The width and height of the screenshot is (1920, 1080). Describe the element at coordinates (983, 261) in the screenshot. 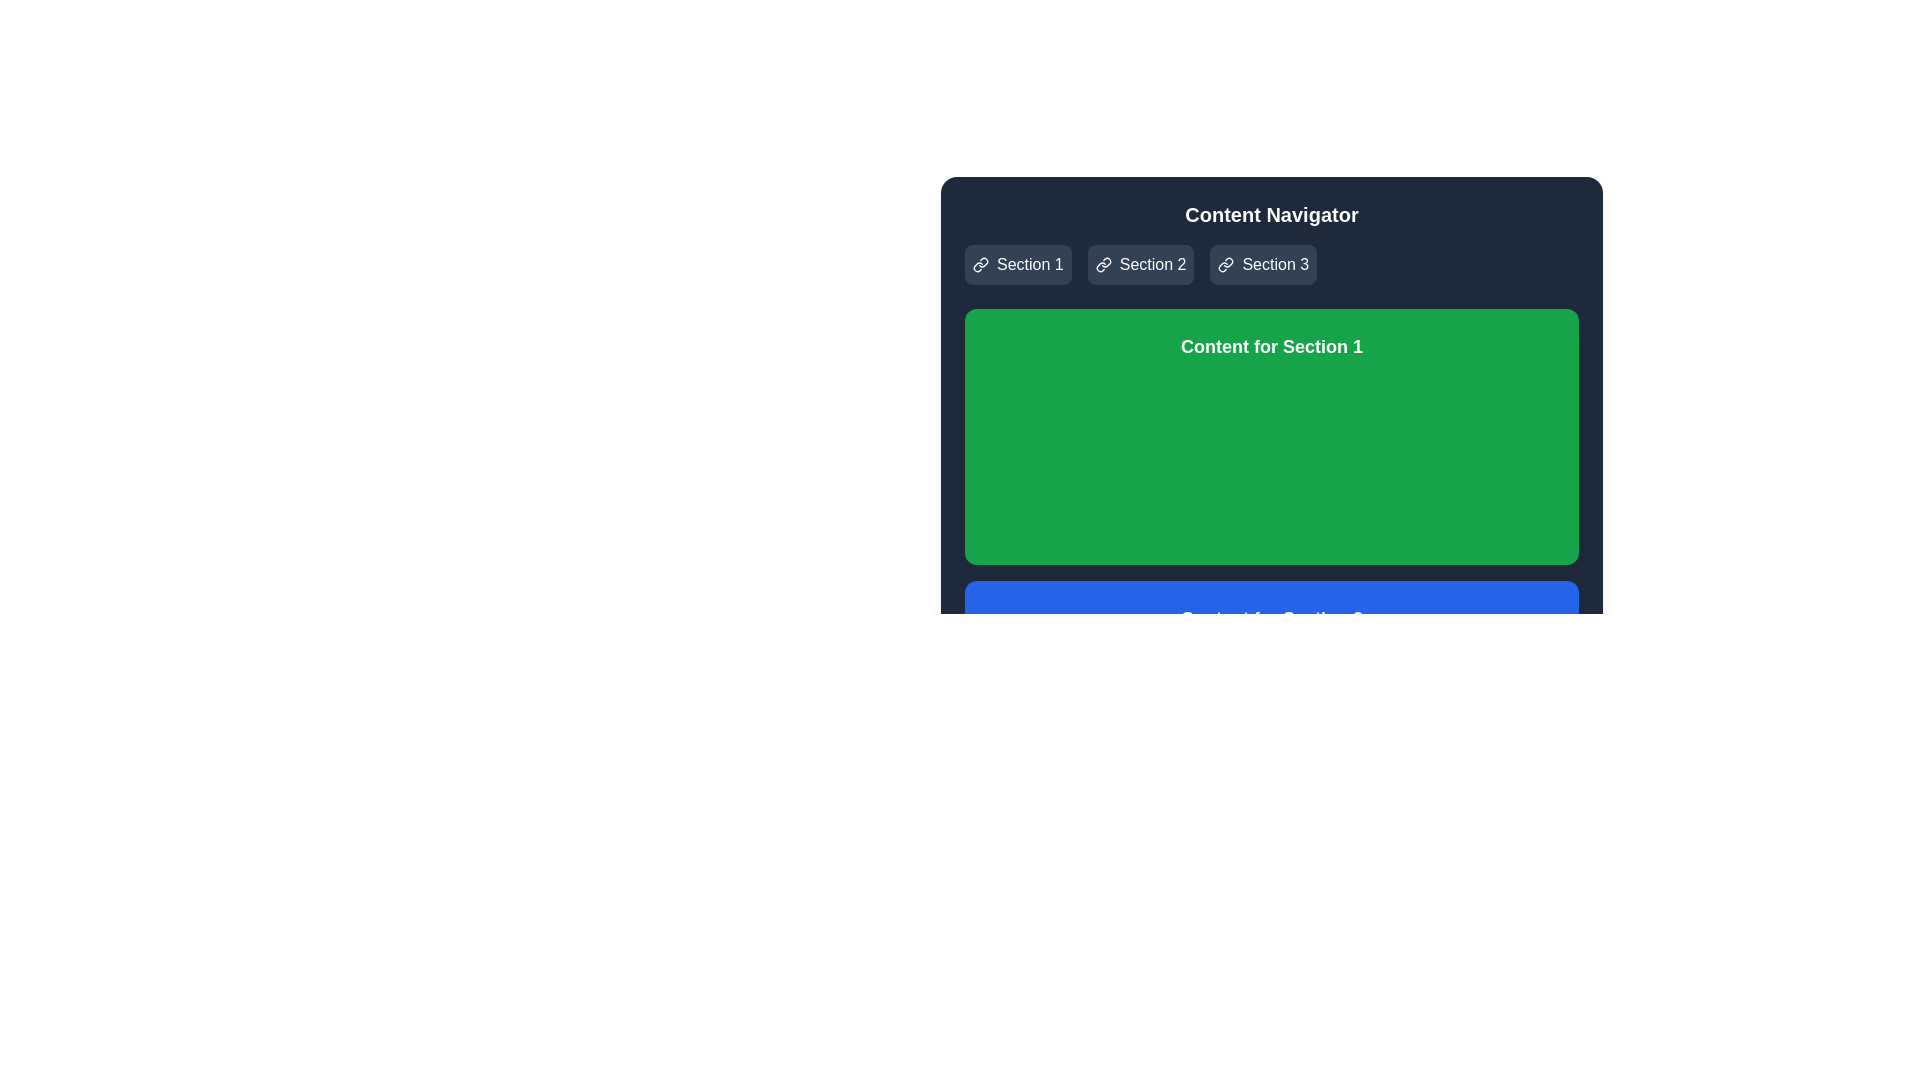

I see `the icon element that represents the 'Section 1' button, located in the top-left quadrant of the interface` at that location.